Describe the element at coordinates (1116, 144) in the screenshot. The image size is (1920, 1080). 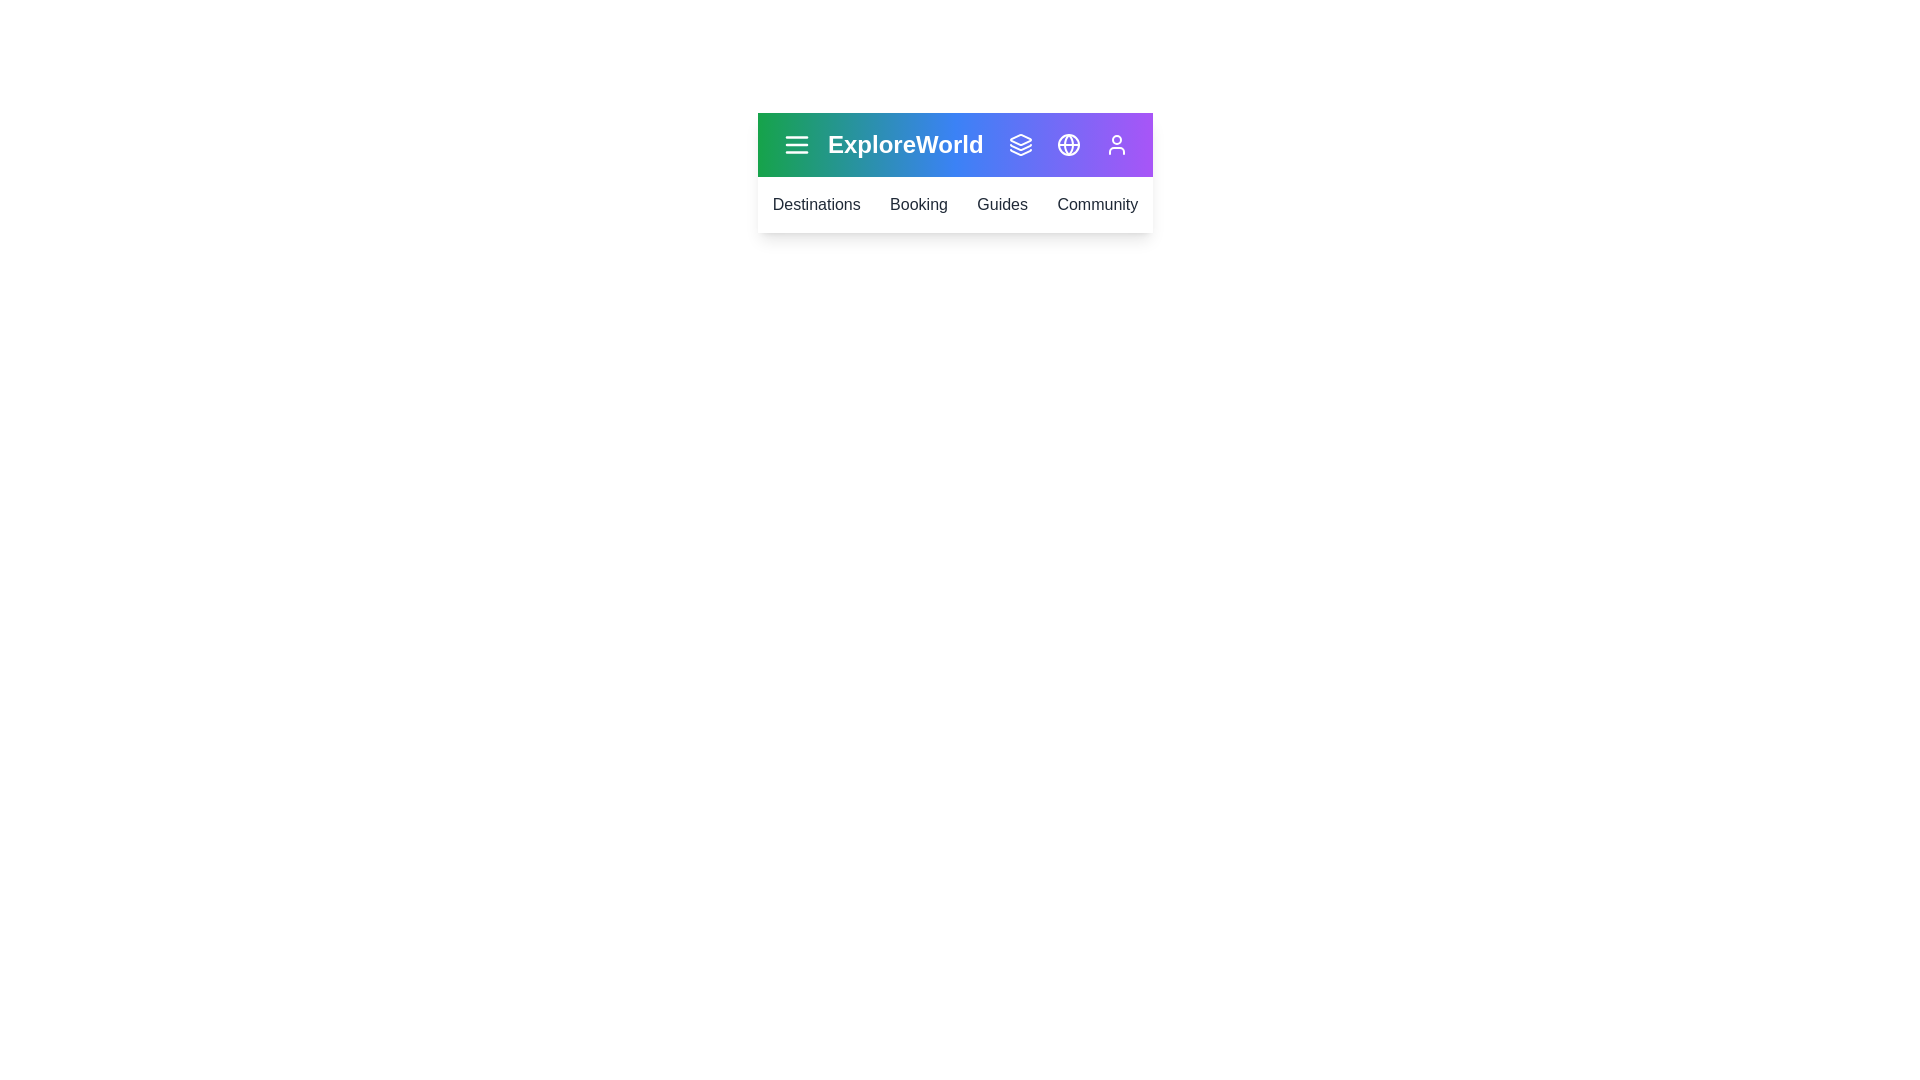
I see `the User icon in the top right corner of the TravelAppBar` at that location.